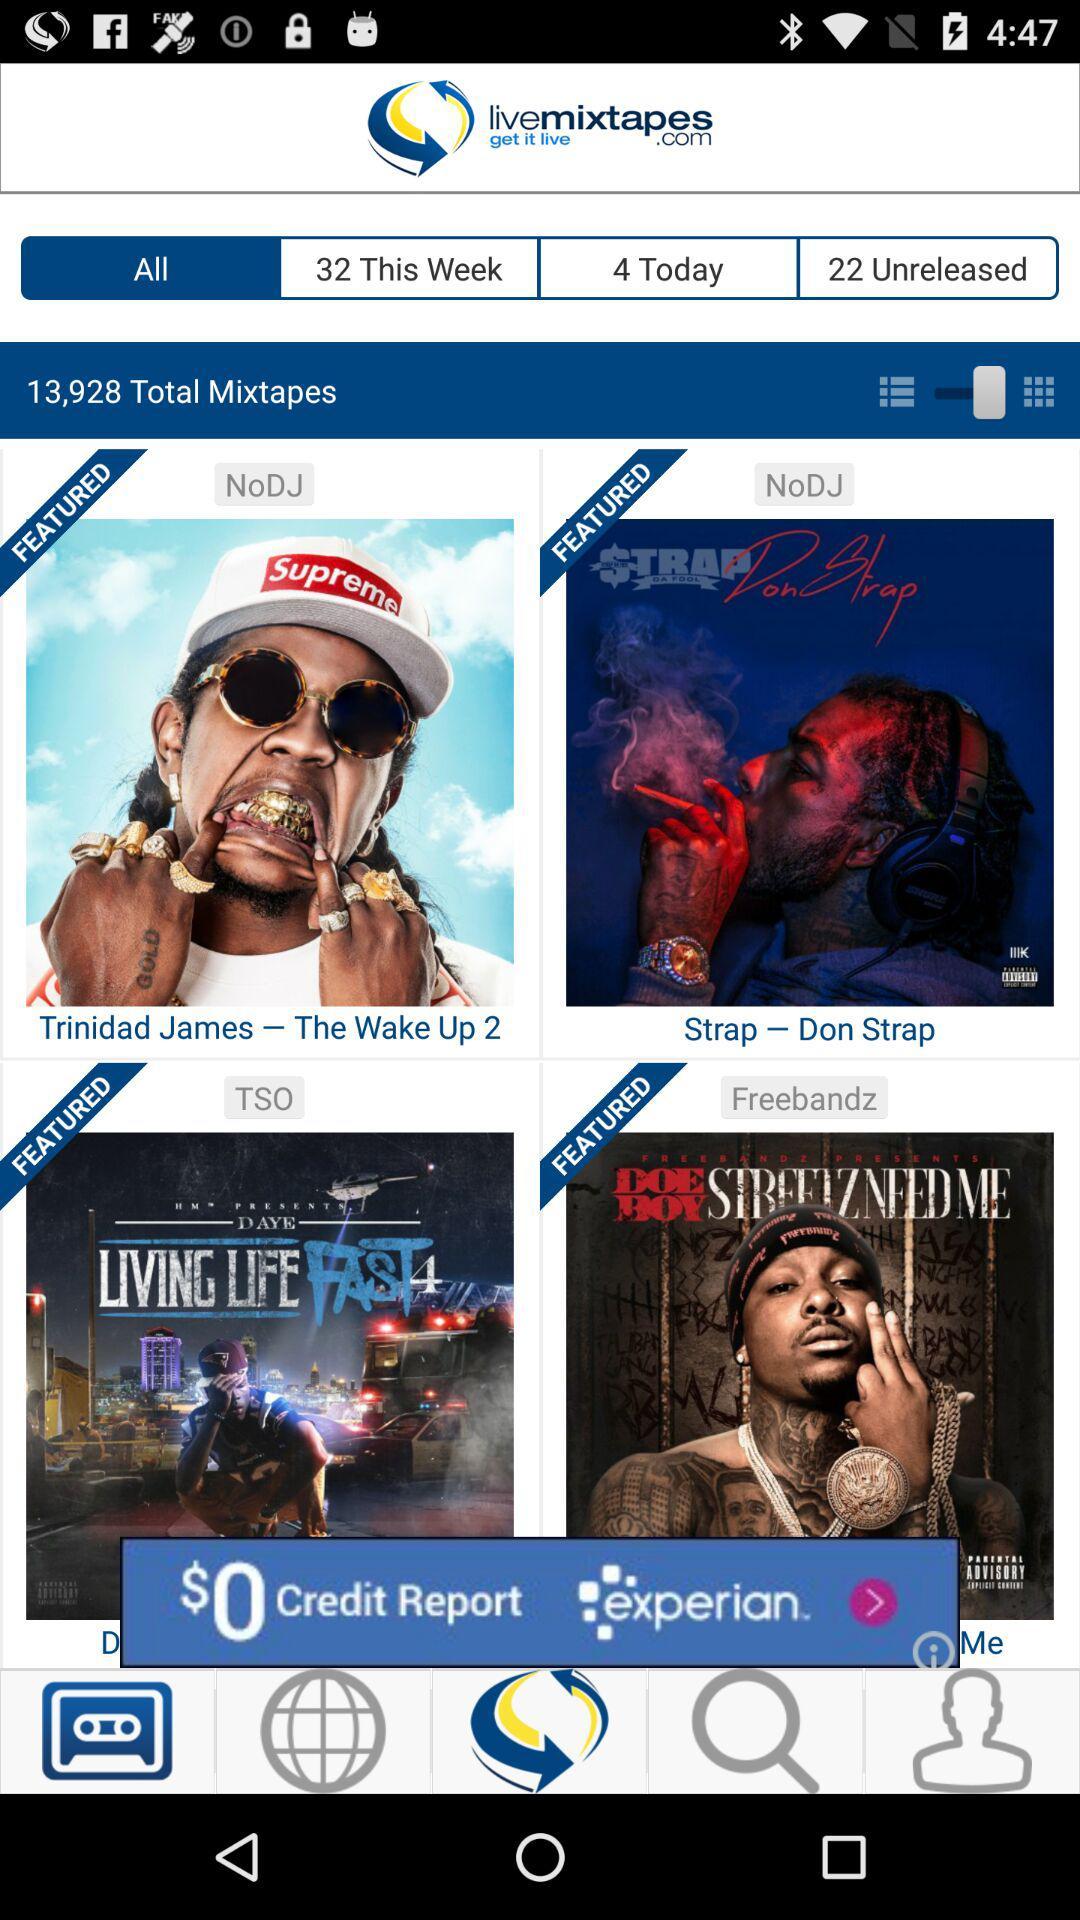 This screenshot has height=1920, width=1080. Describe the element at coordinates (409, 267) in the screenshot. I see `the 32 this week item` at that location.